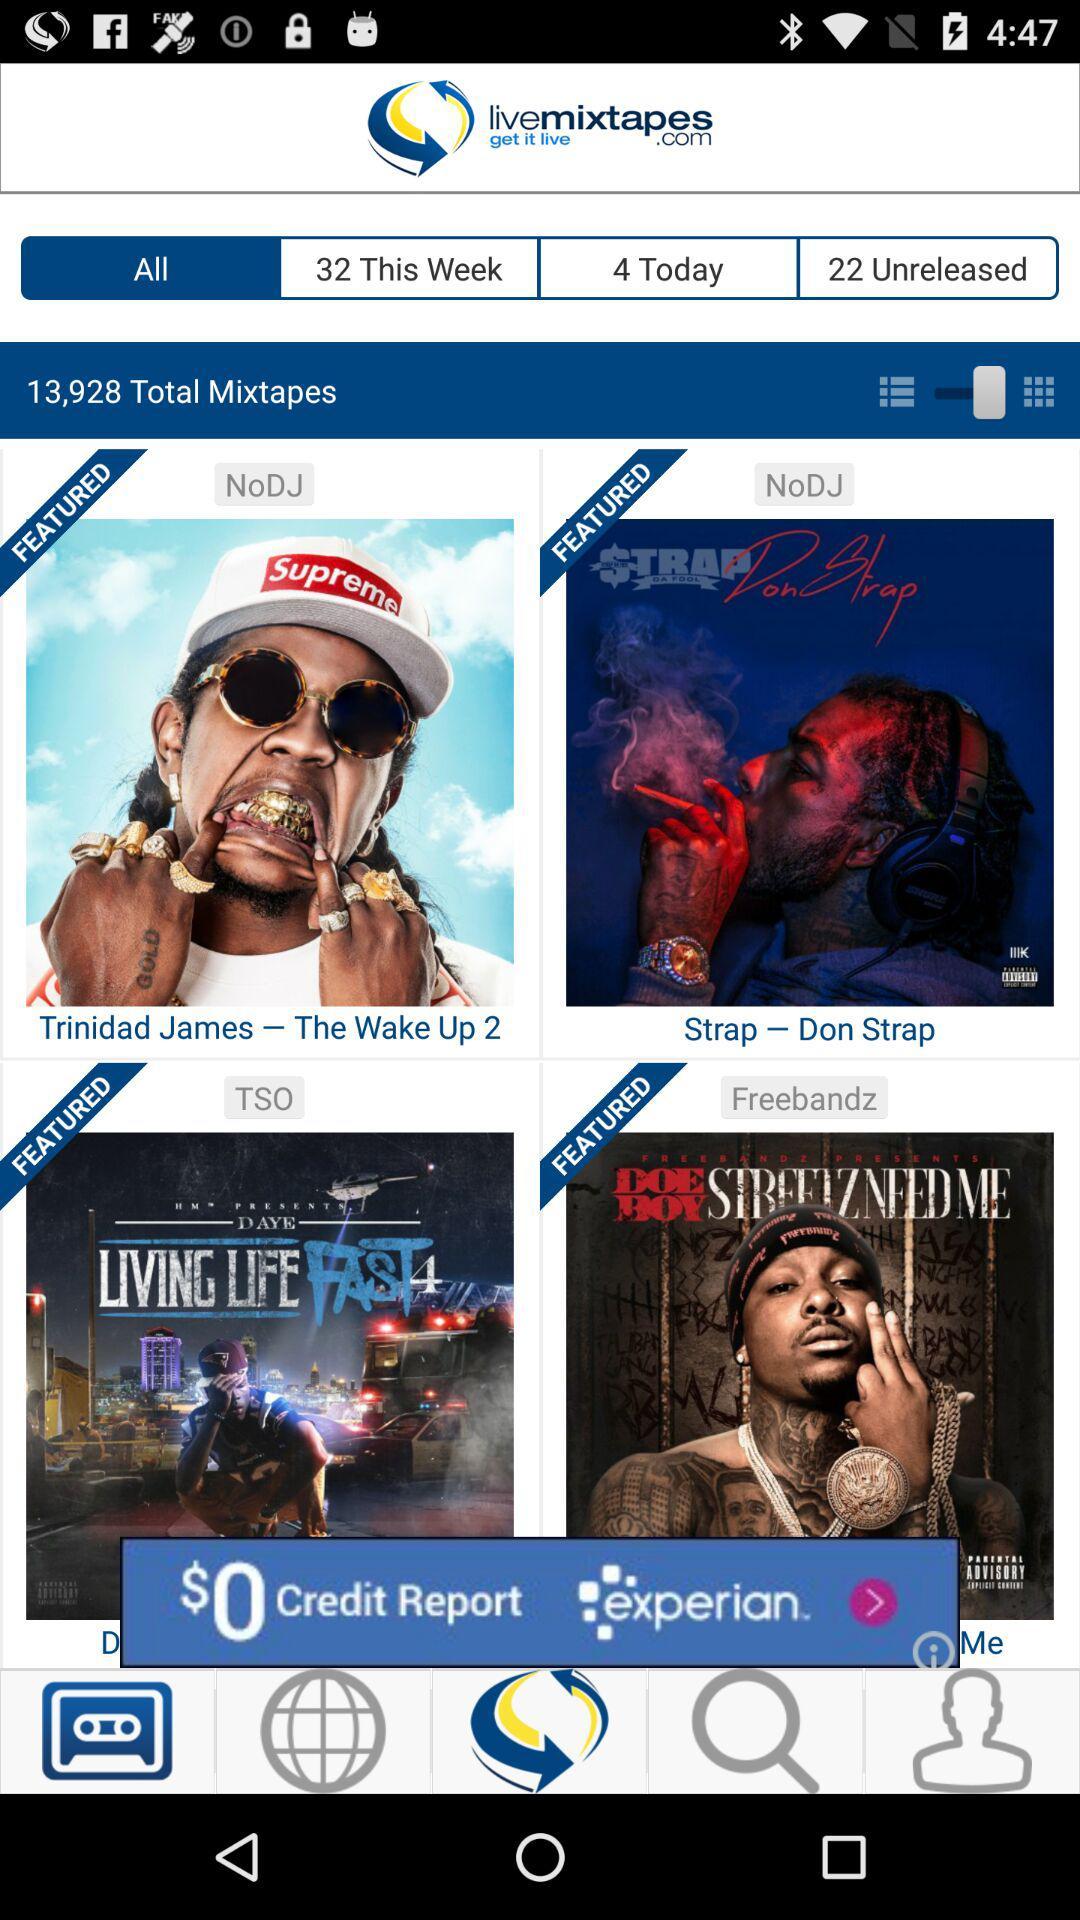 This screenshot has height=1920, width=1080. Describe the element at coordinates (409, 267) in the screenshot. I see `the 32 this week item` at that location.